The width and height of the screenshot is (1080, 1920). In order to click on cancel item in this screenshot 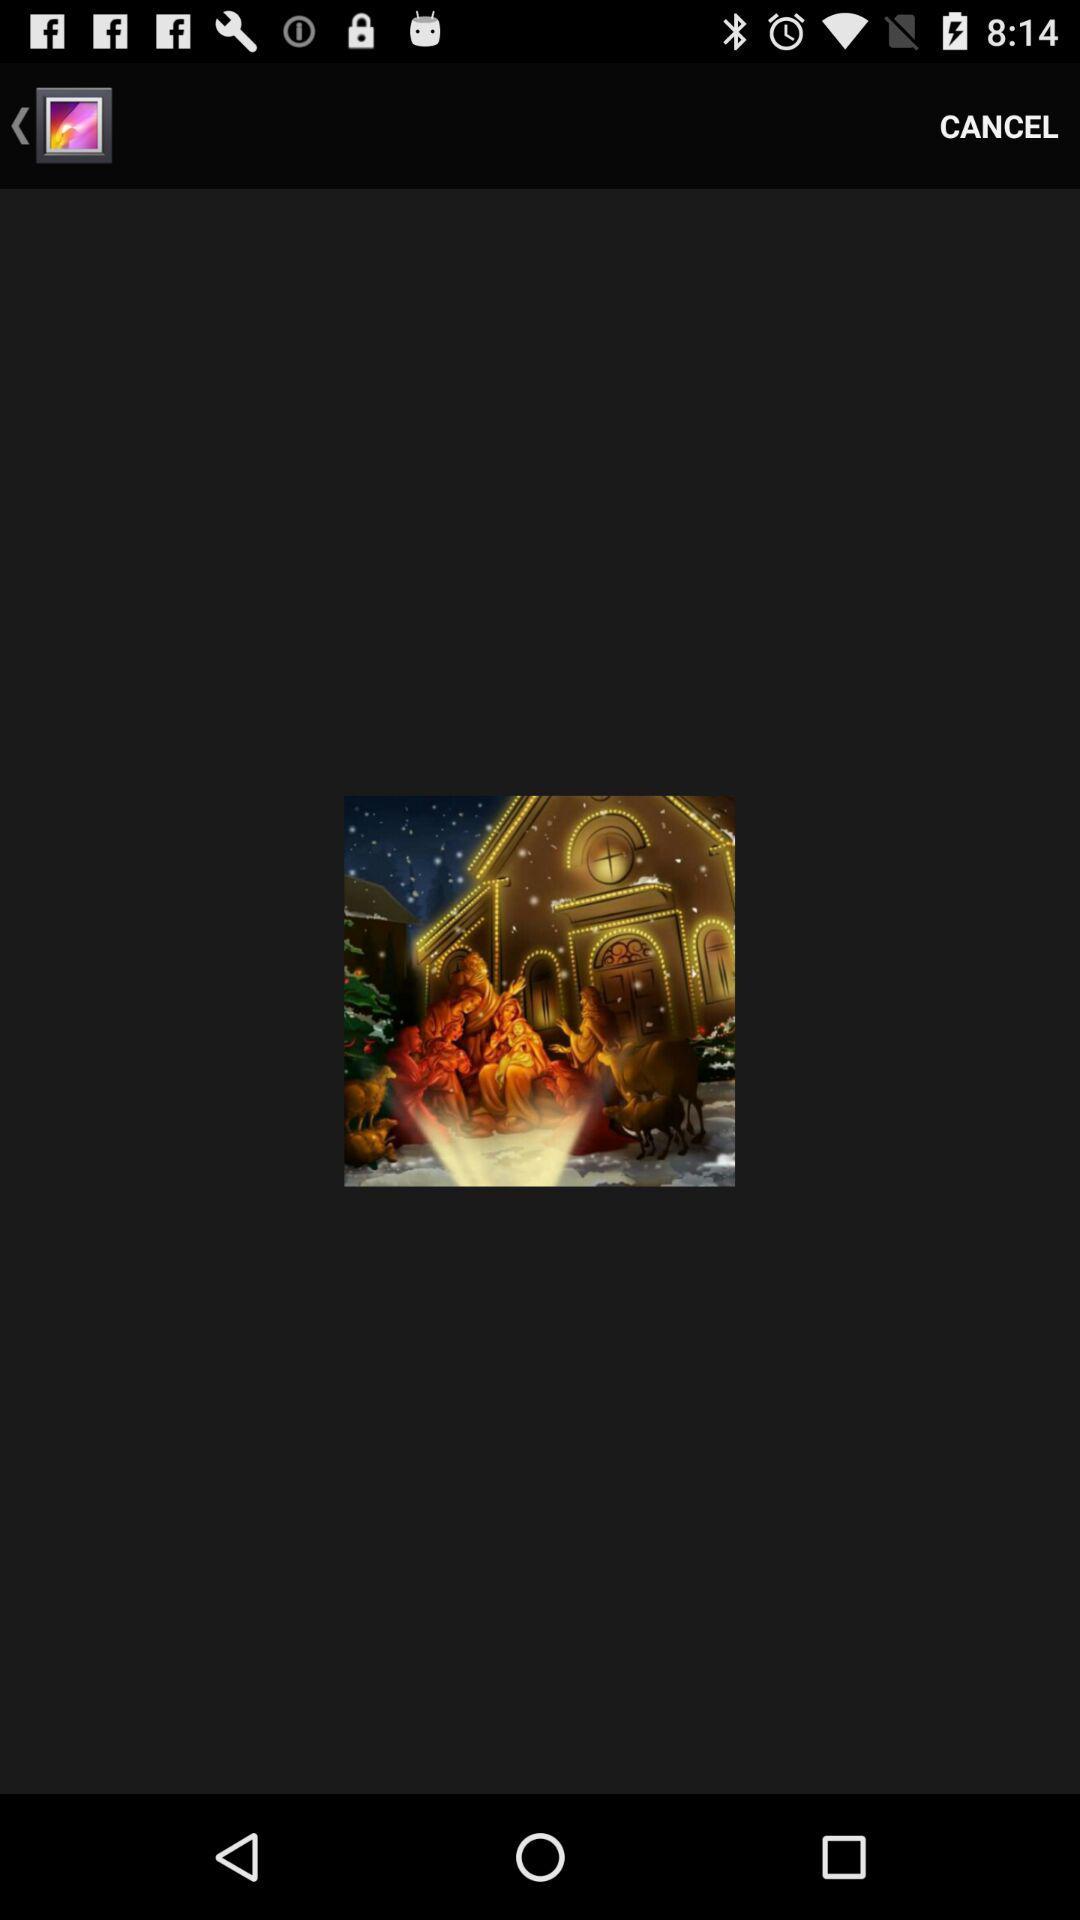, I will do `click(999, 124)`.